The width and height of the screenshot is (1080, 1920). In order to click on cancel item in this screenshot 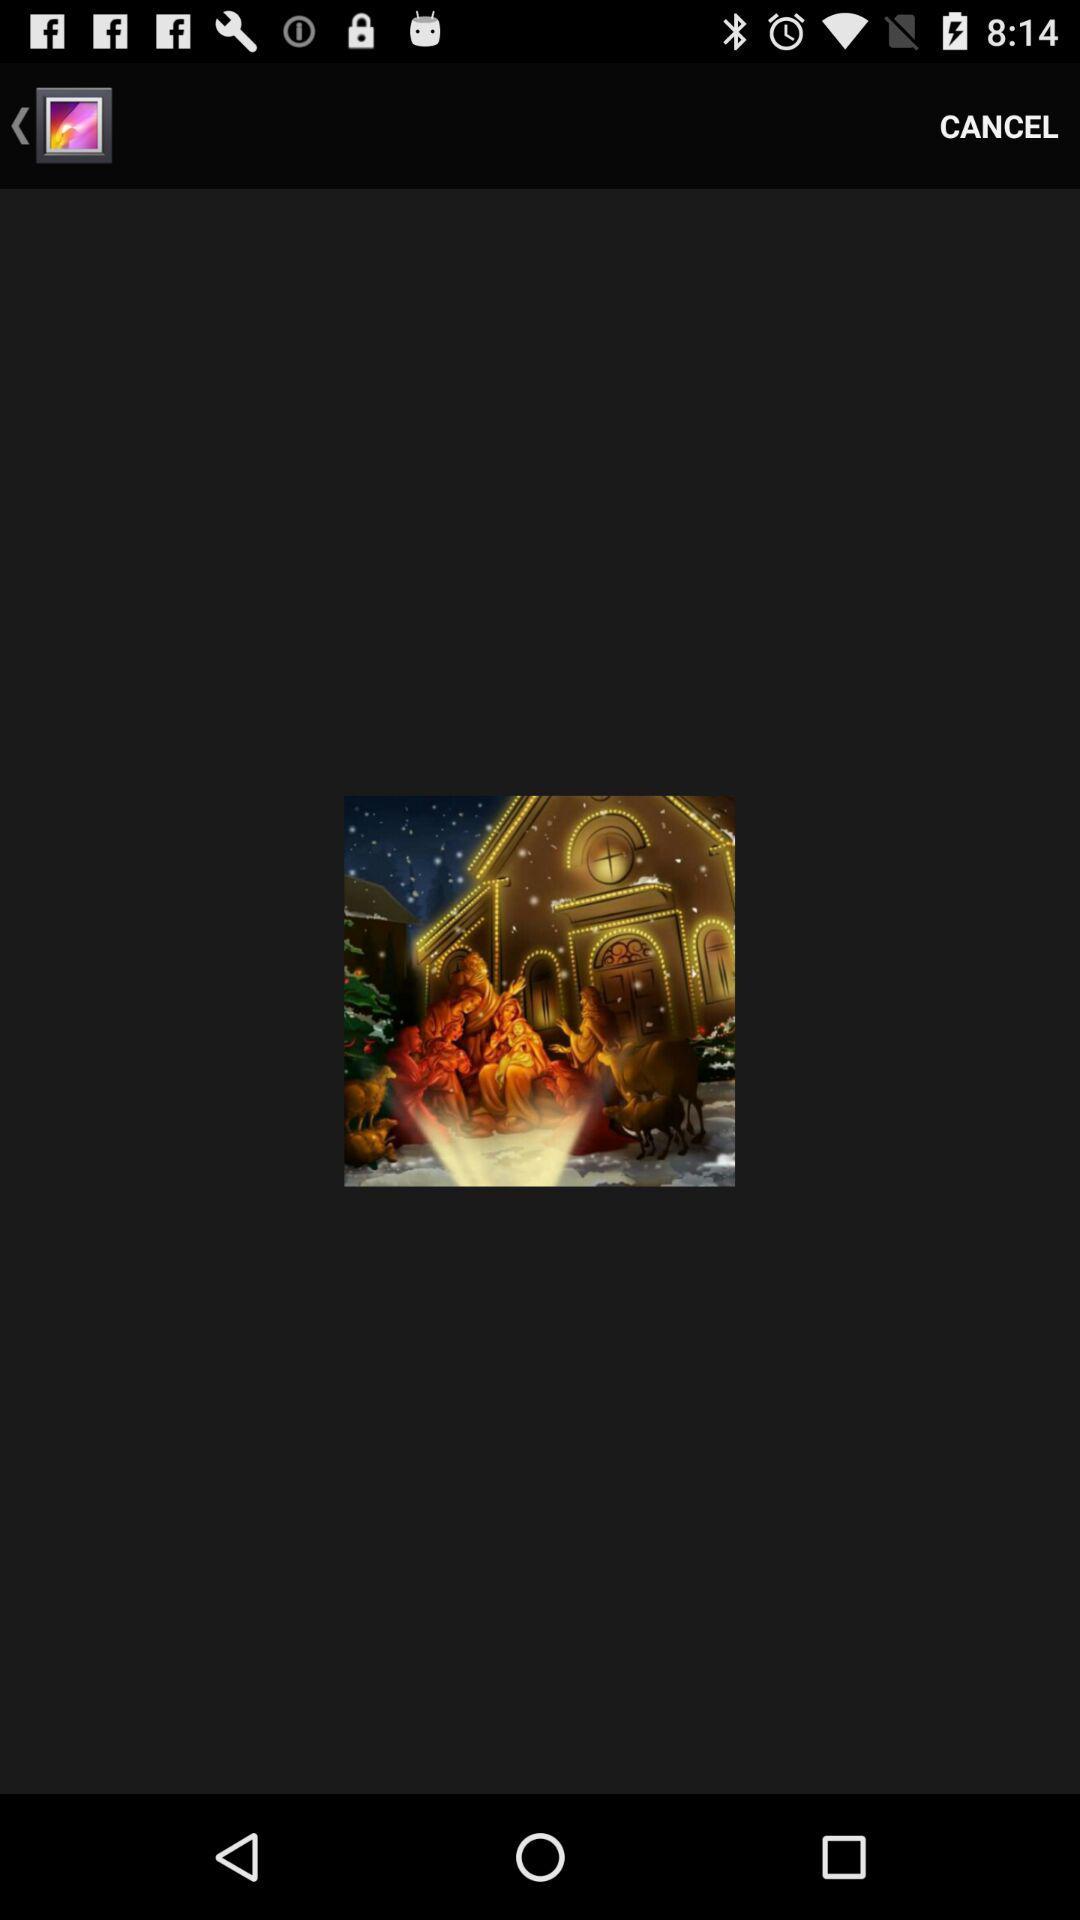, I will do `click(999, 124)`.